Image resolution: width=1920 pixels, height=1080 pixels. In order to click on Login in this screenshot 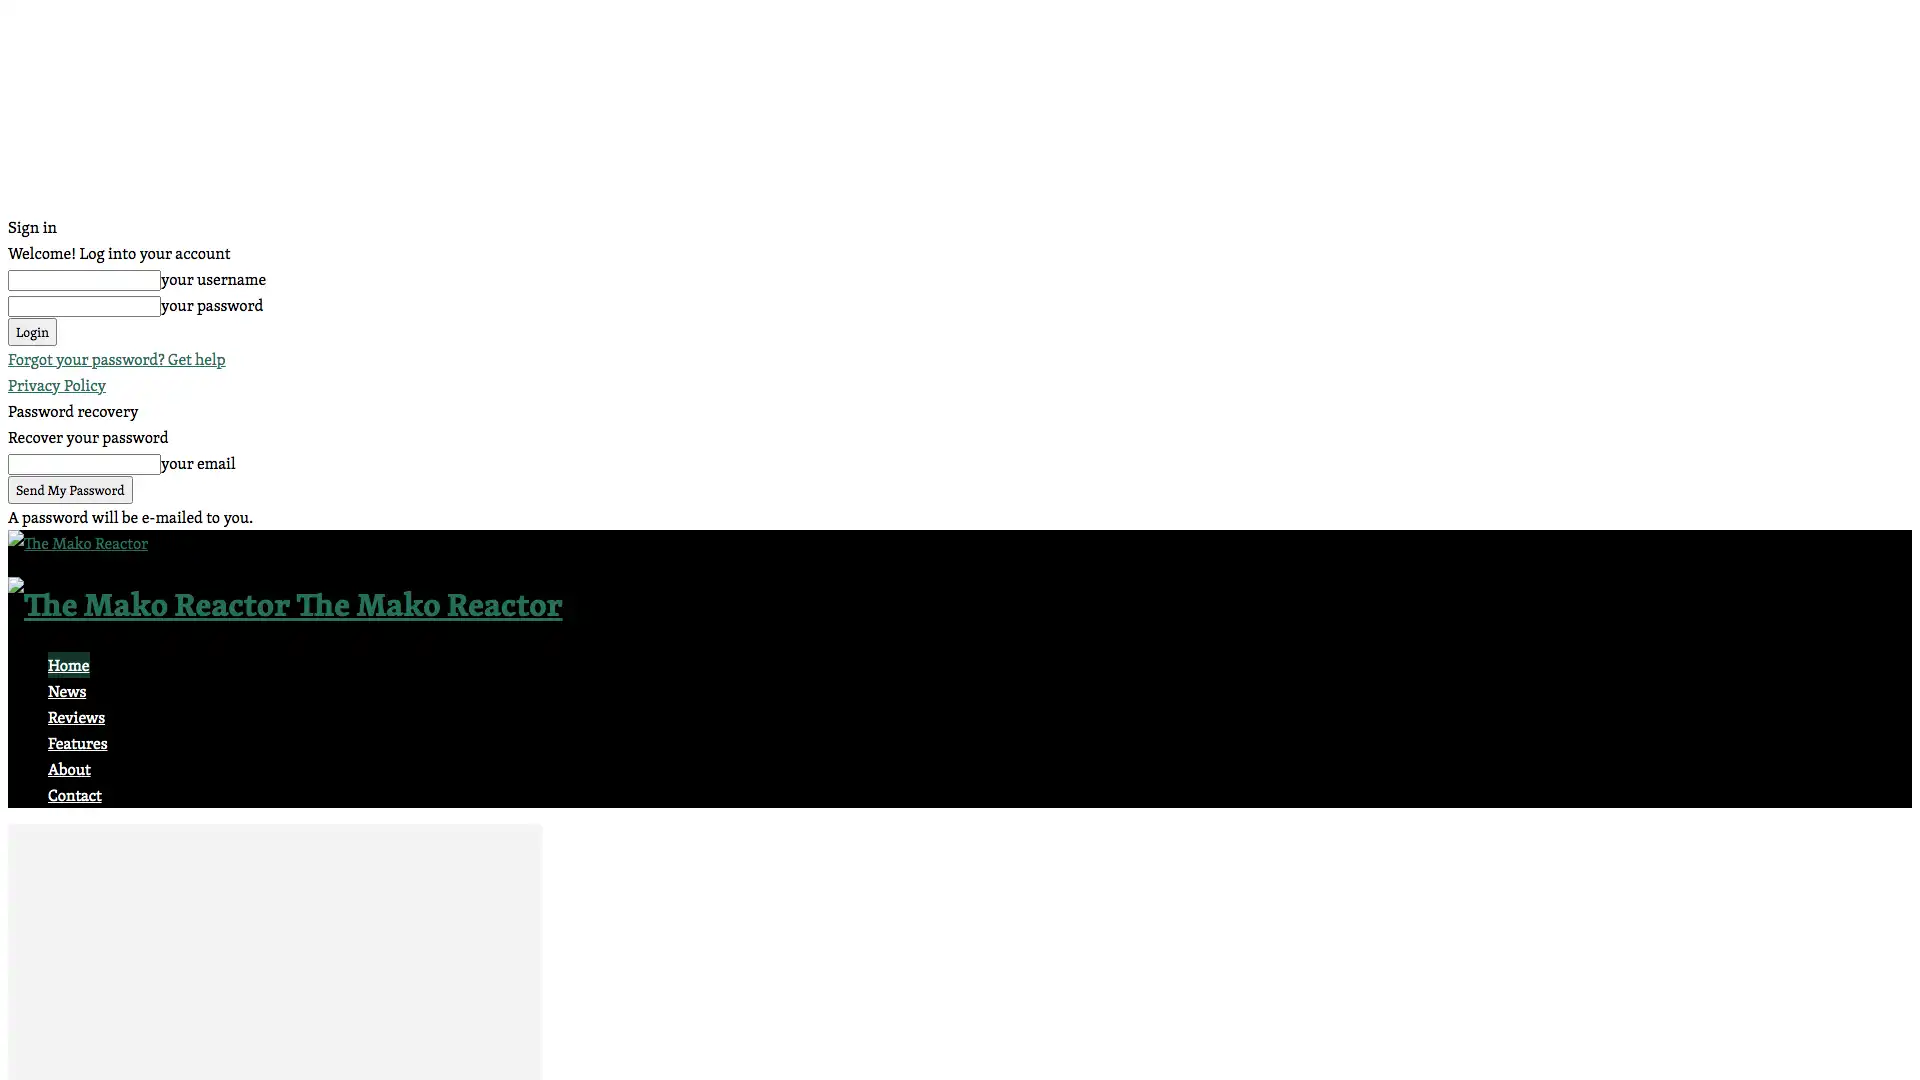, I will do `click(32, 330)`.